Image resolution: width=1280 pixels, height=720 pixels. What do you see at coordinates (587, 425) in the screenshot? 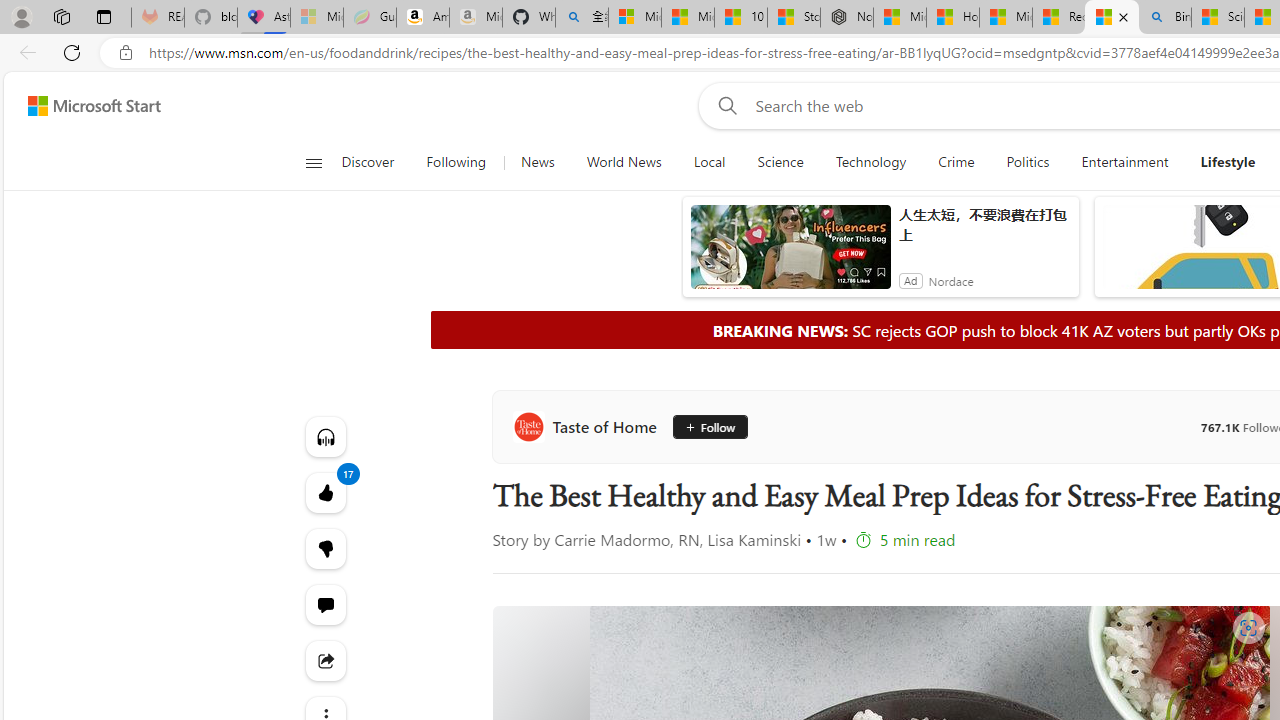
I see `'Taste of Home'` at bounding box center [587, 425].